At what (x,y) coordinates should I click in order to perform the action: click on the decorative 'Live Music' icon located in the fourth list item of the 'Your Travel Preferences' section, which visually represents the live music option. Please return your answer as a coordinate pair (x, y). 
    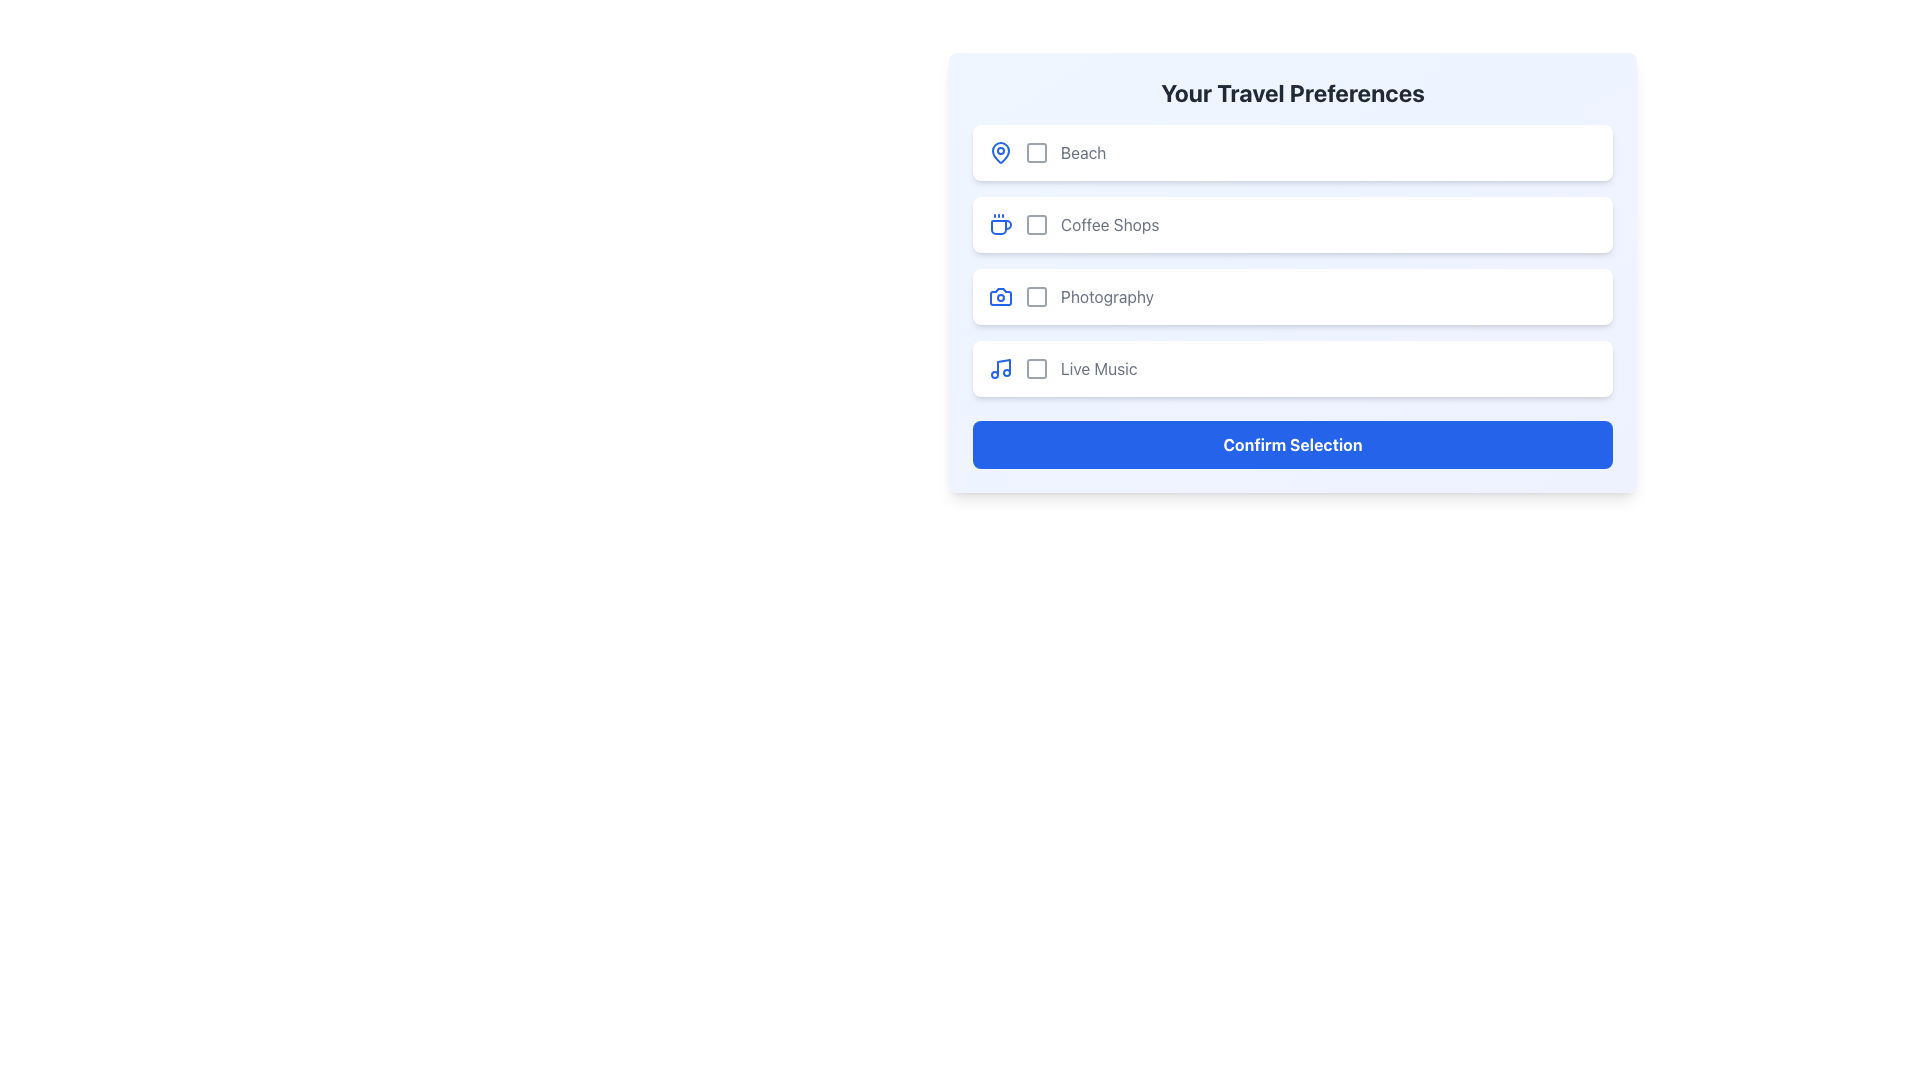
    Looking at the image, I should click on (1001, 369).